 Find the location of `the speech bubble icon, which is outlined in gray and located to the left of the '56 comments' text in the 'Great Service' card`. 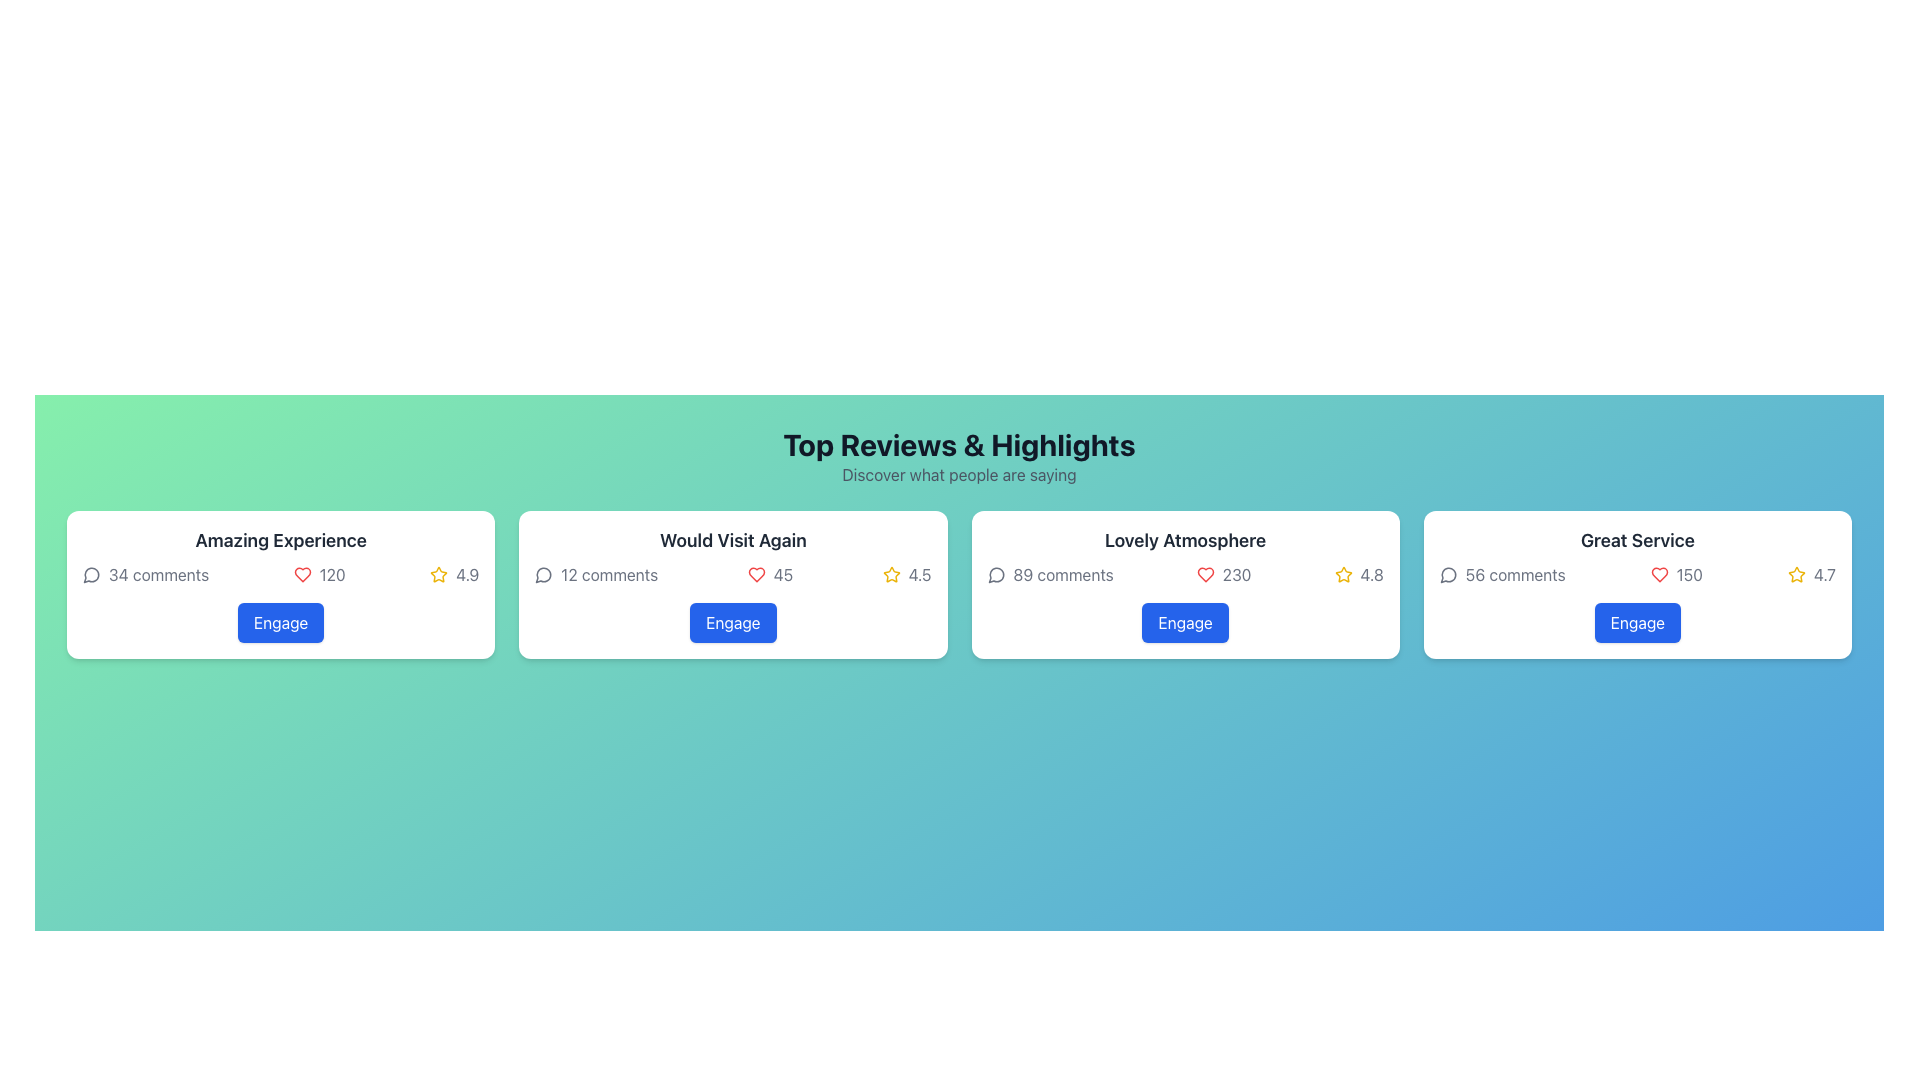

the speech bubble icon, which is outlined in gray and located to the left of the '56 comments' text in the 'Great Service' card is located at coordinates (1448, 574).